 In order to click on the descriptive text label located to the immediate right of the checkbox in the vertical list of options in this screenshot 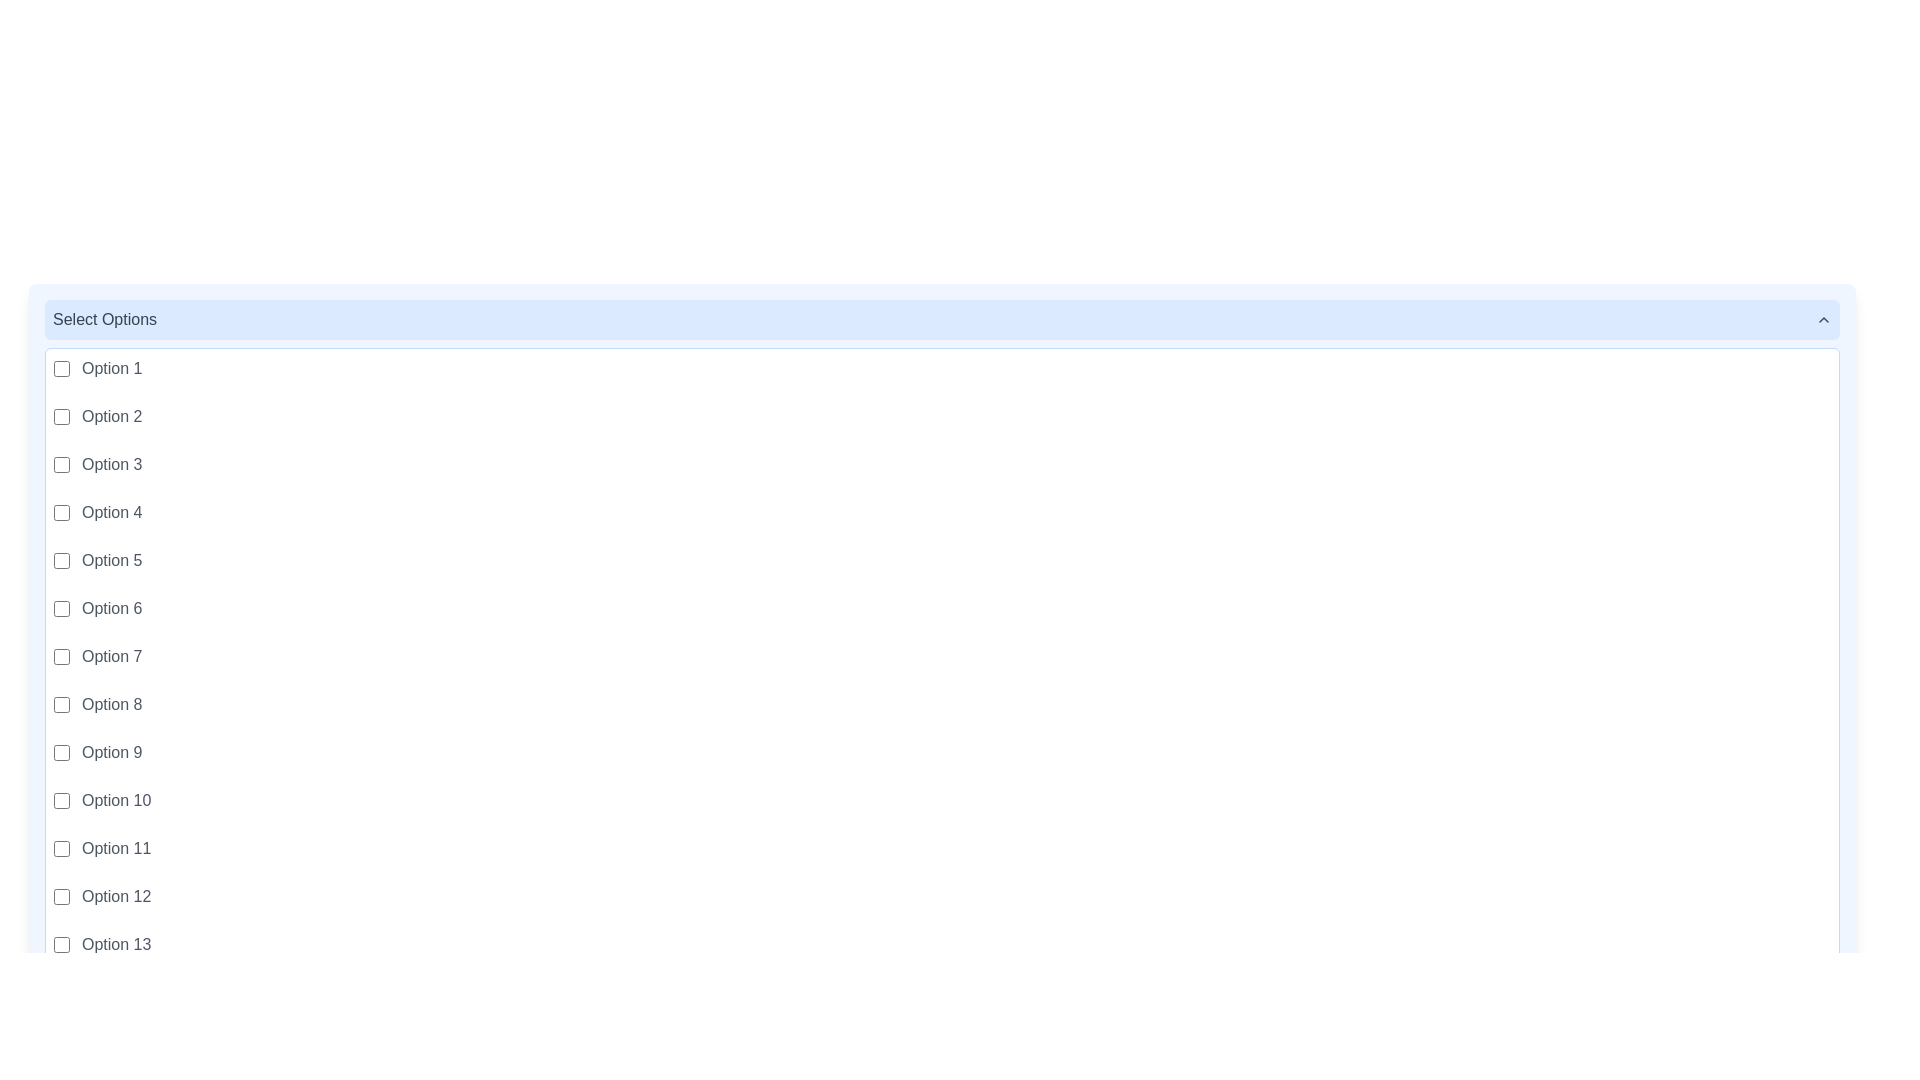, I will do `click(115, 848)`.